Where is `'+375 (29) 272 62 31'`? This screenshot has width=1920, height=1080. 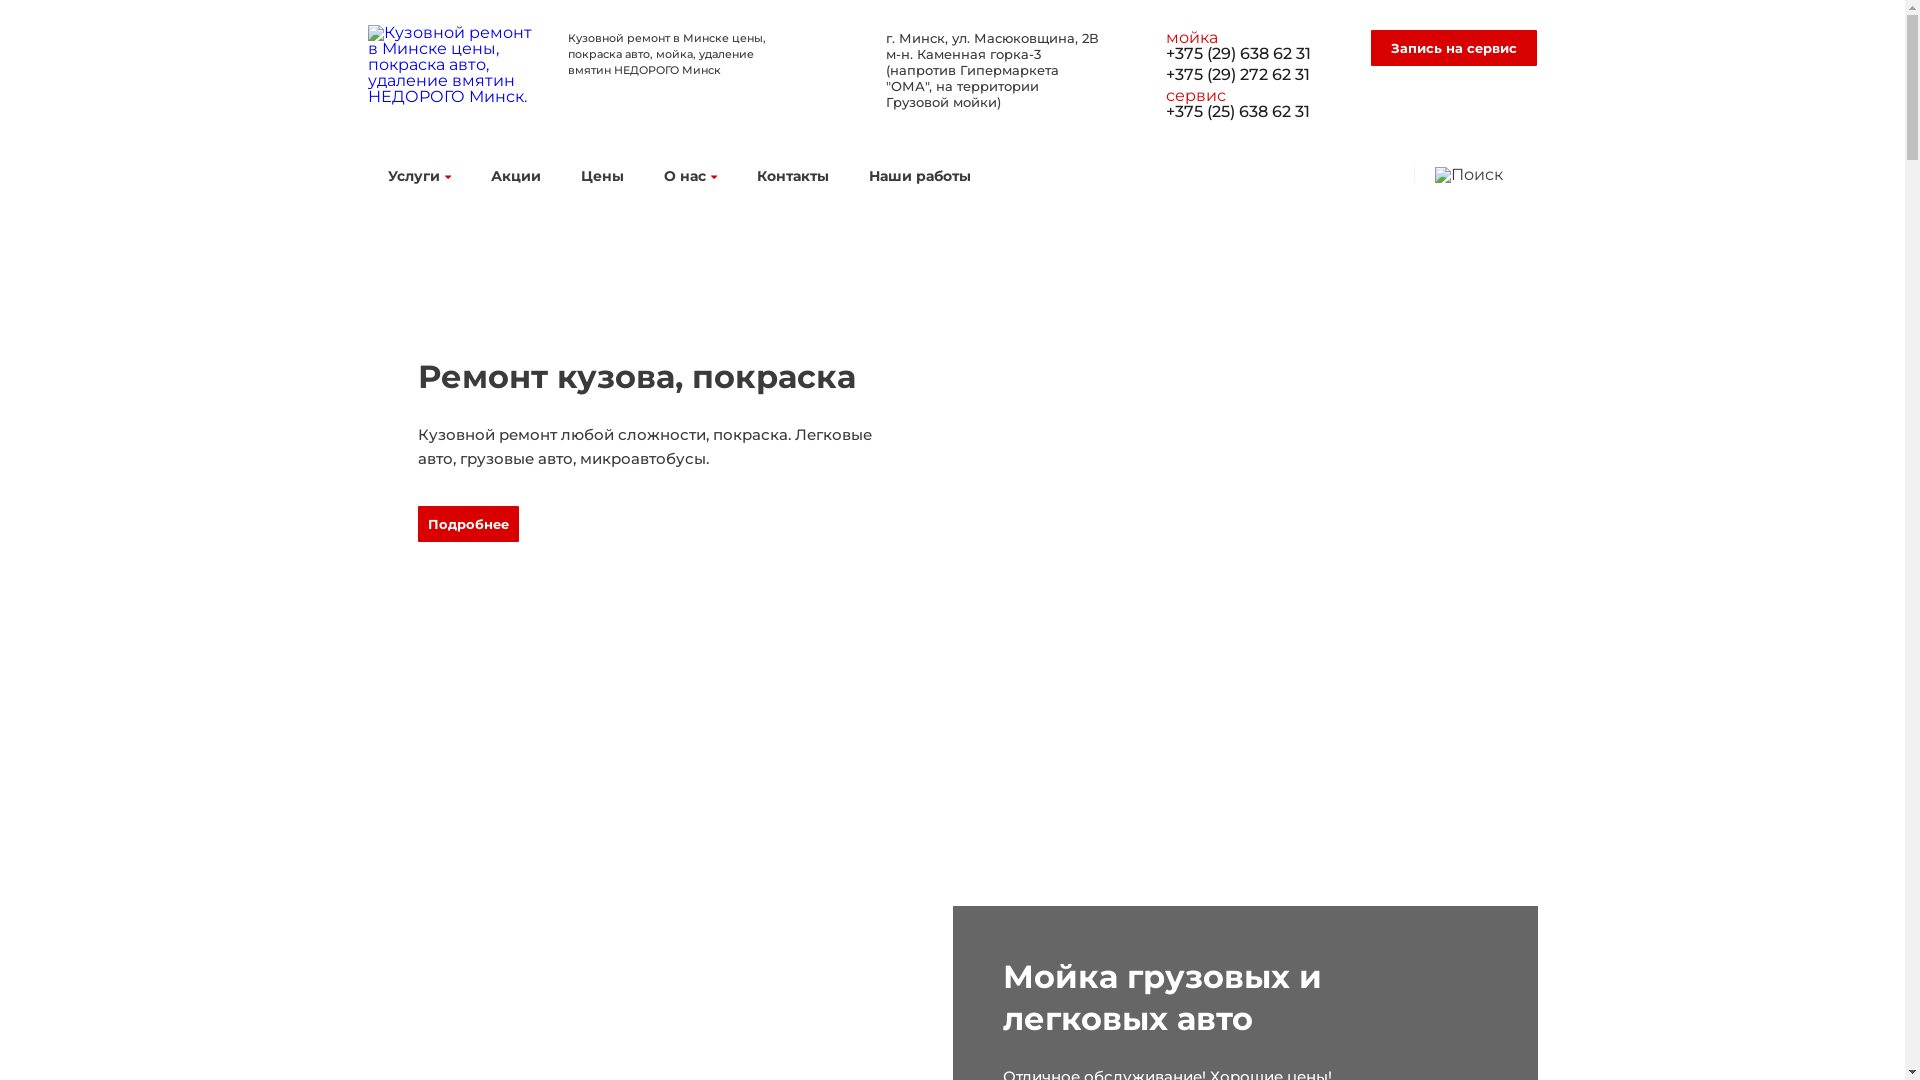
'+375 (29) 272 62 31' is located at coordinates (1251, 84).